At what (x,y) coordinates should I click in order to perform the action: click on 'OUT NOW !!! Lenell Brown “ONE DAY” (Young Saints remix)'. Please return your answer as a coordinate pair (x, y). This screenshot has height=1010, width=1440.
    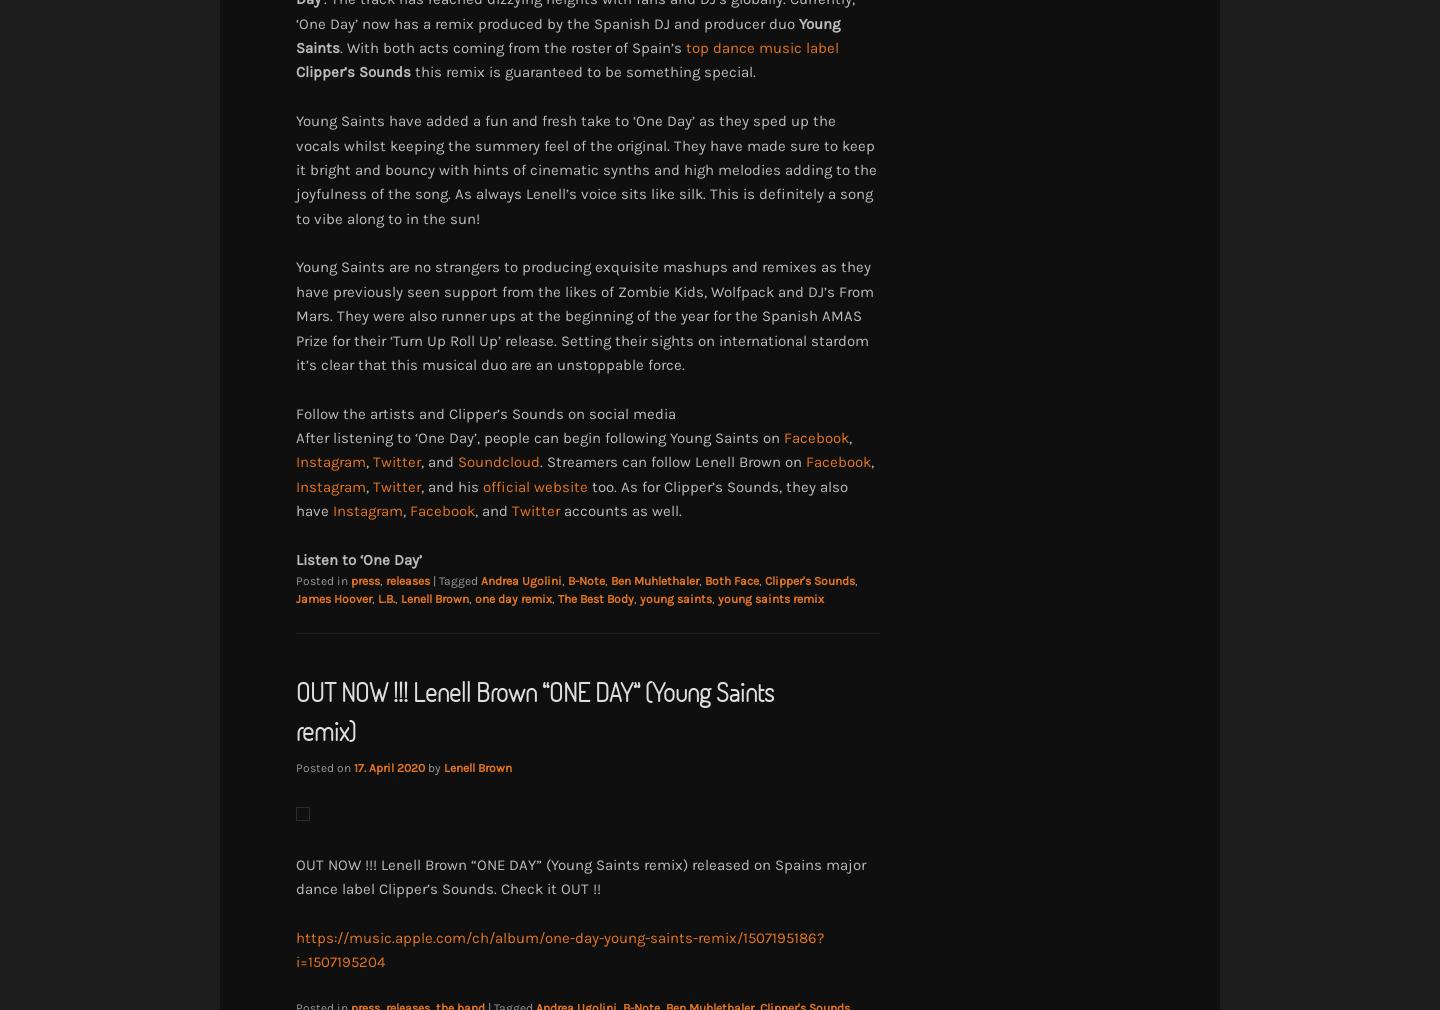
    Looking at the image, I should click on (295, 710).